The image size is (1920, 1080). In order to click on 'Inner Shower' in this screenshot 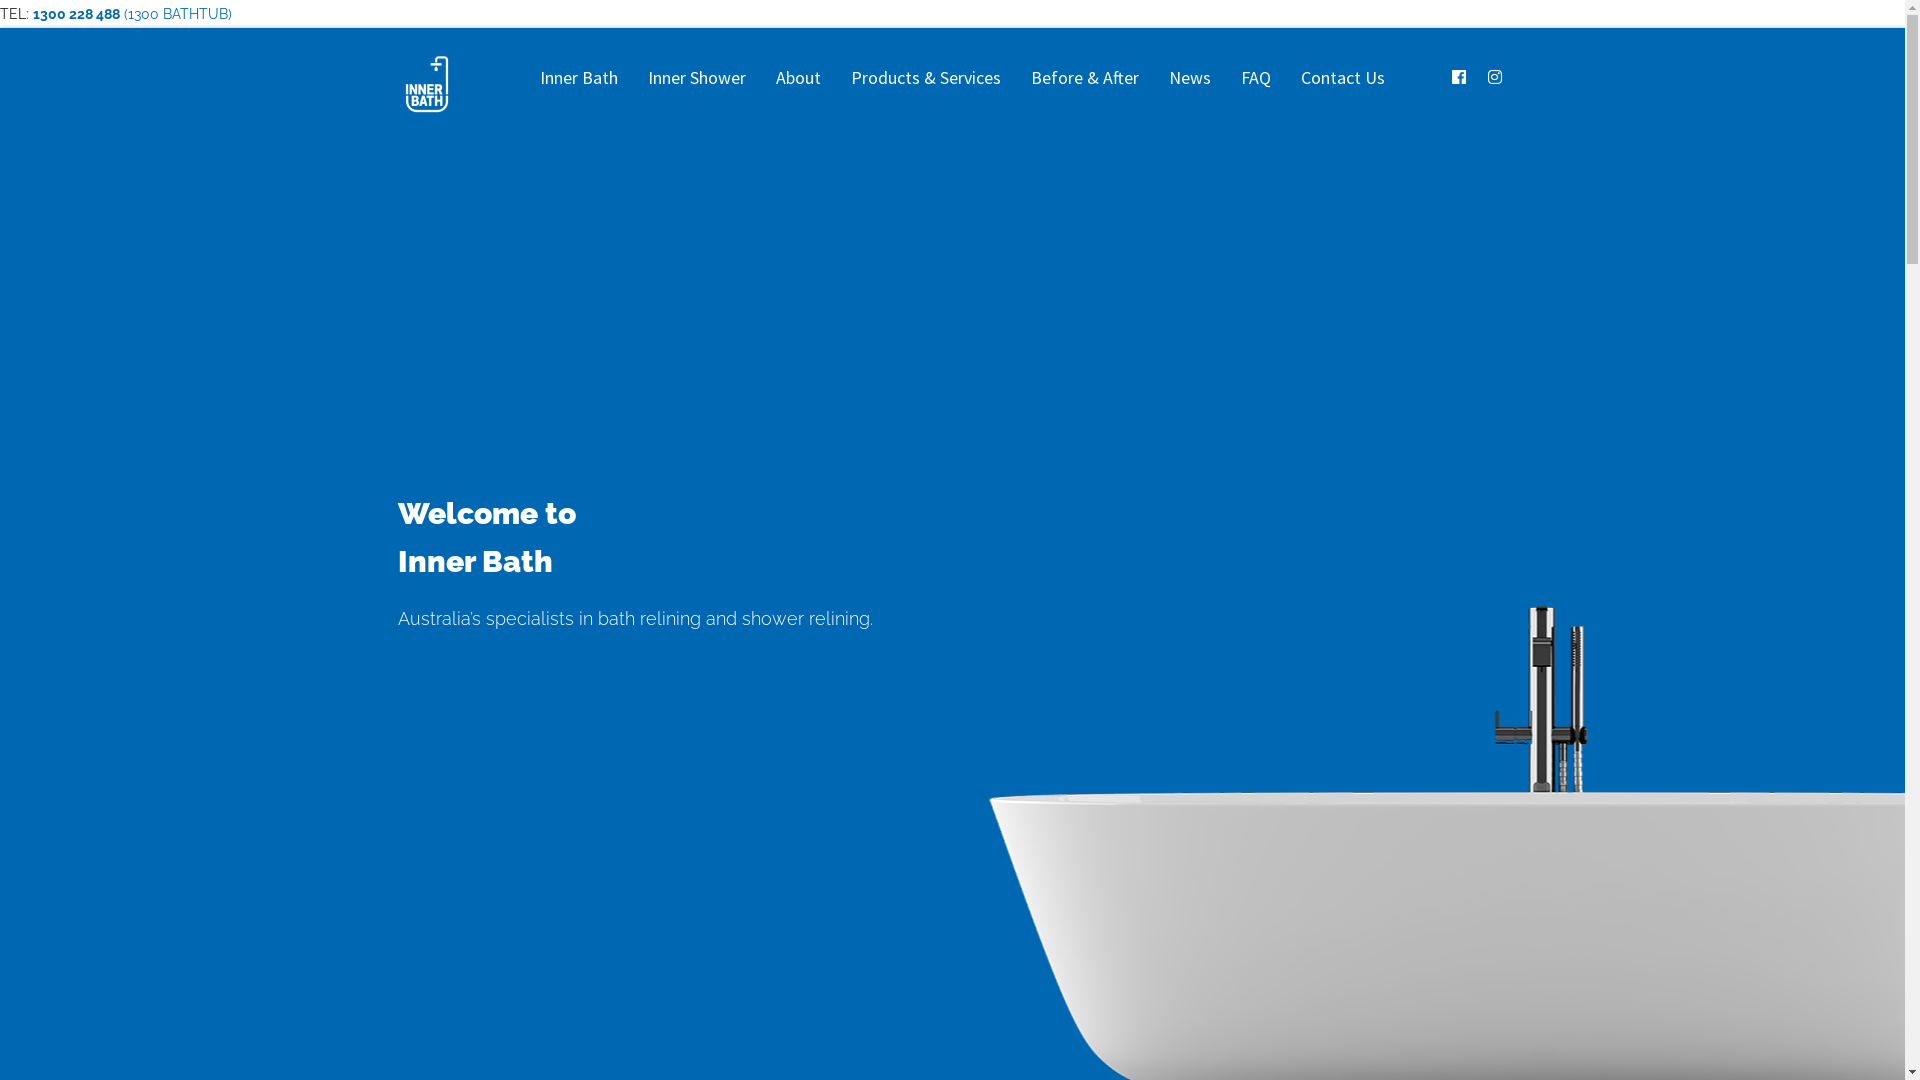, I will do `click(696, 76)`.